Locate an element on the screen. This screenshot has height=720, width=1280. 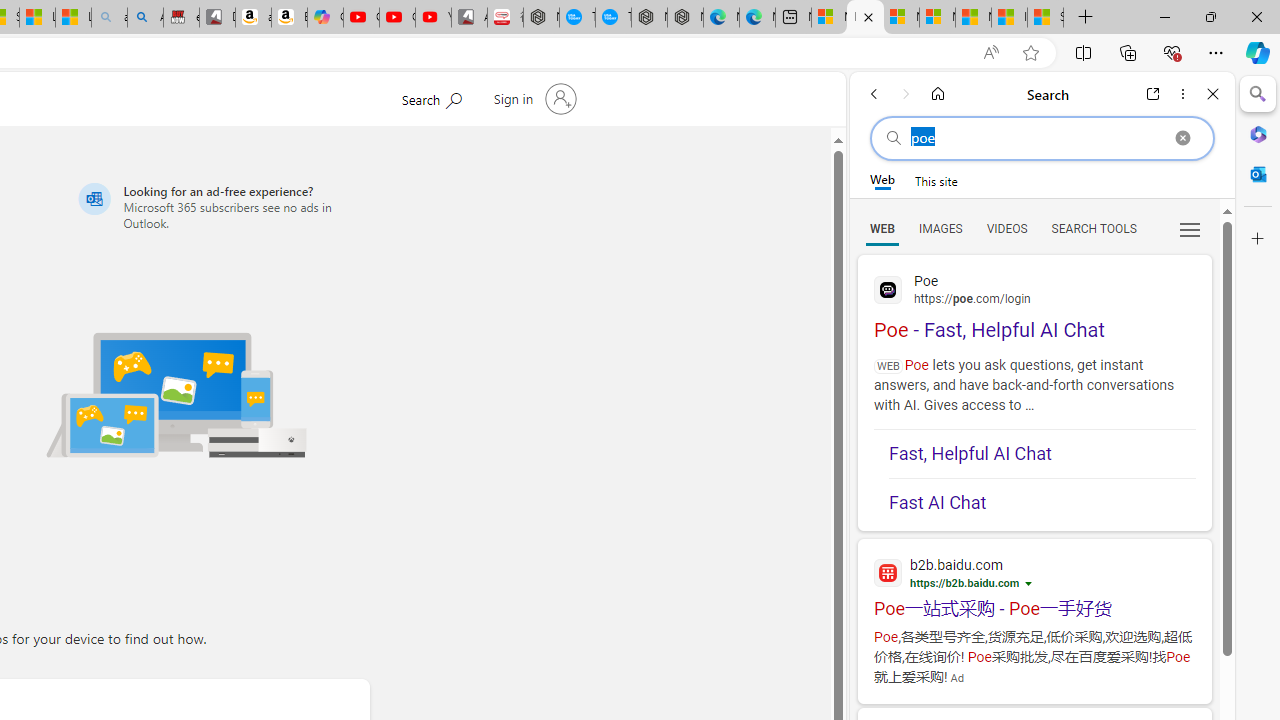
'The most popular Google ' is located at coordinates (612, 17).